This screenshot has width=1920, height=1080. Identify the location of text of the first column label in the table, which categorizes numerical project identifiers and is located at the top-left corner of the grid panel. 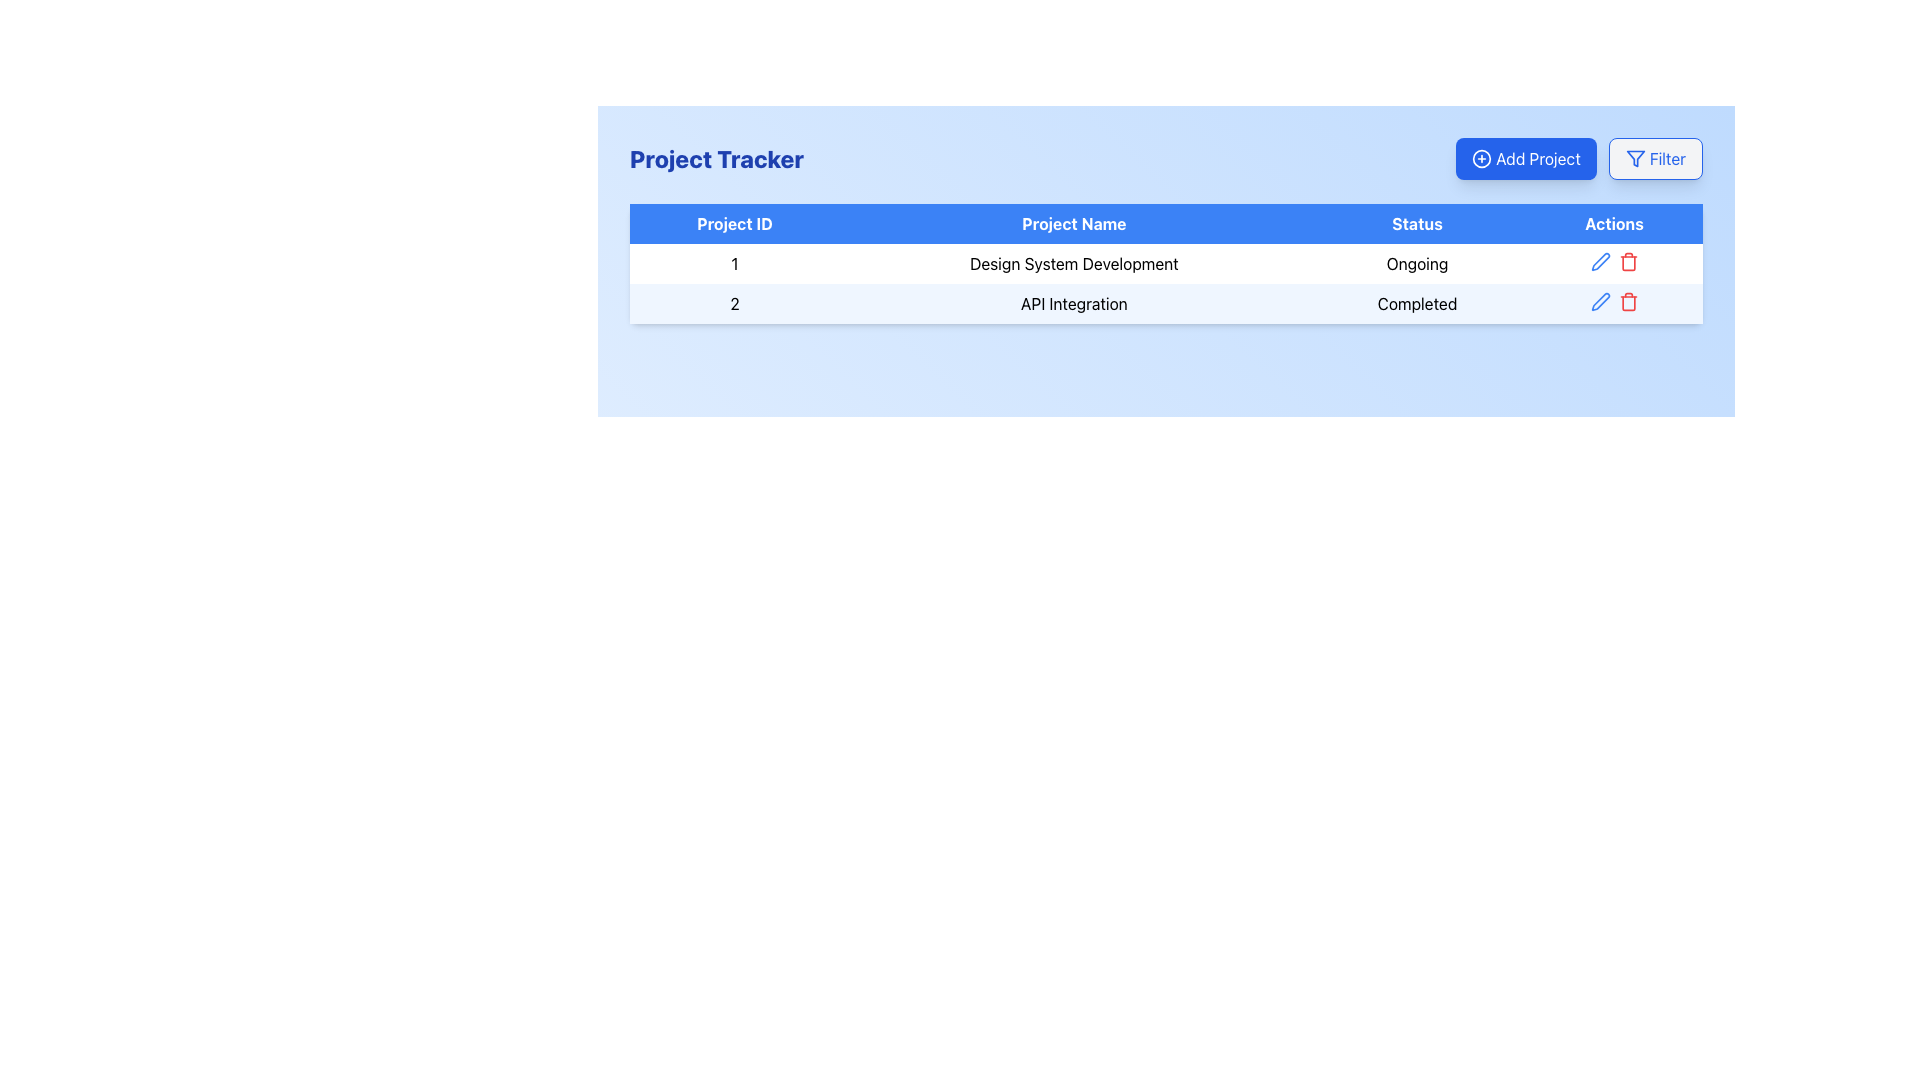
(733, 223).